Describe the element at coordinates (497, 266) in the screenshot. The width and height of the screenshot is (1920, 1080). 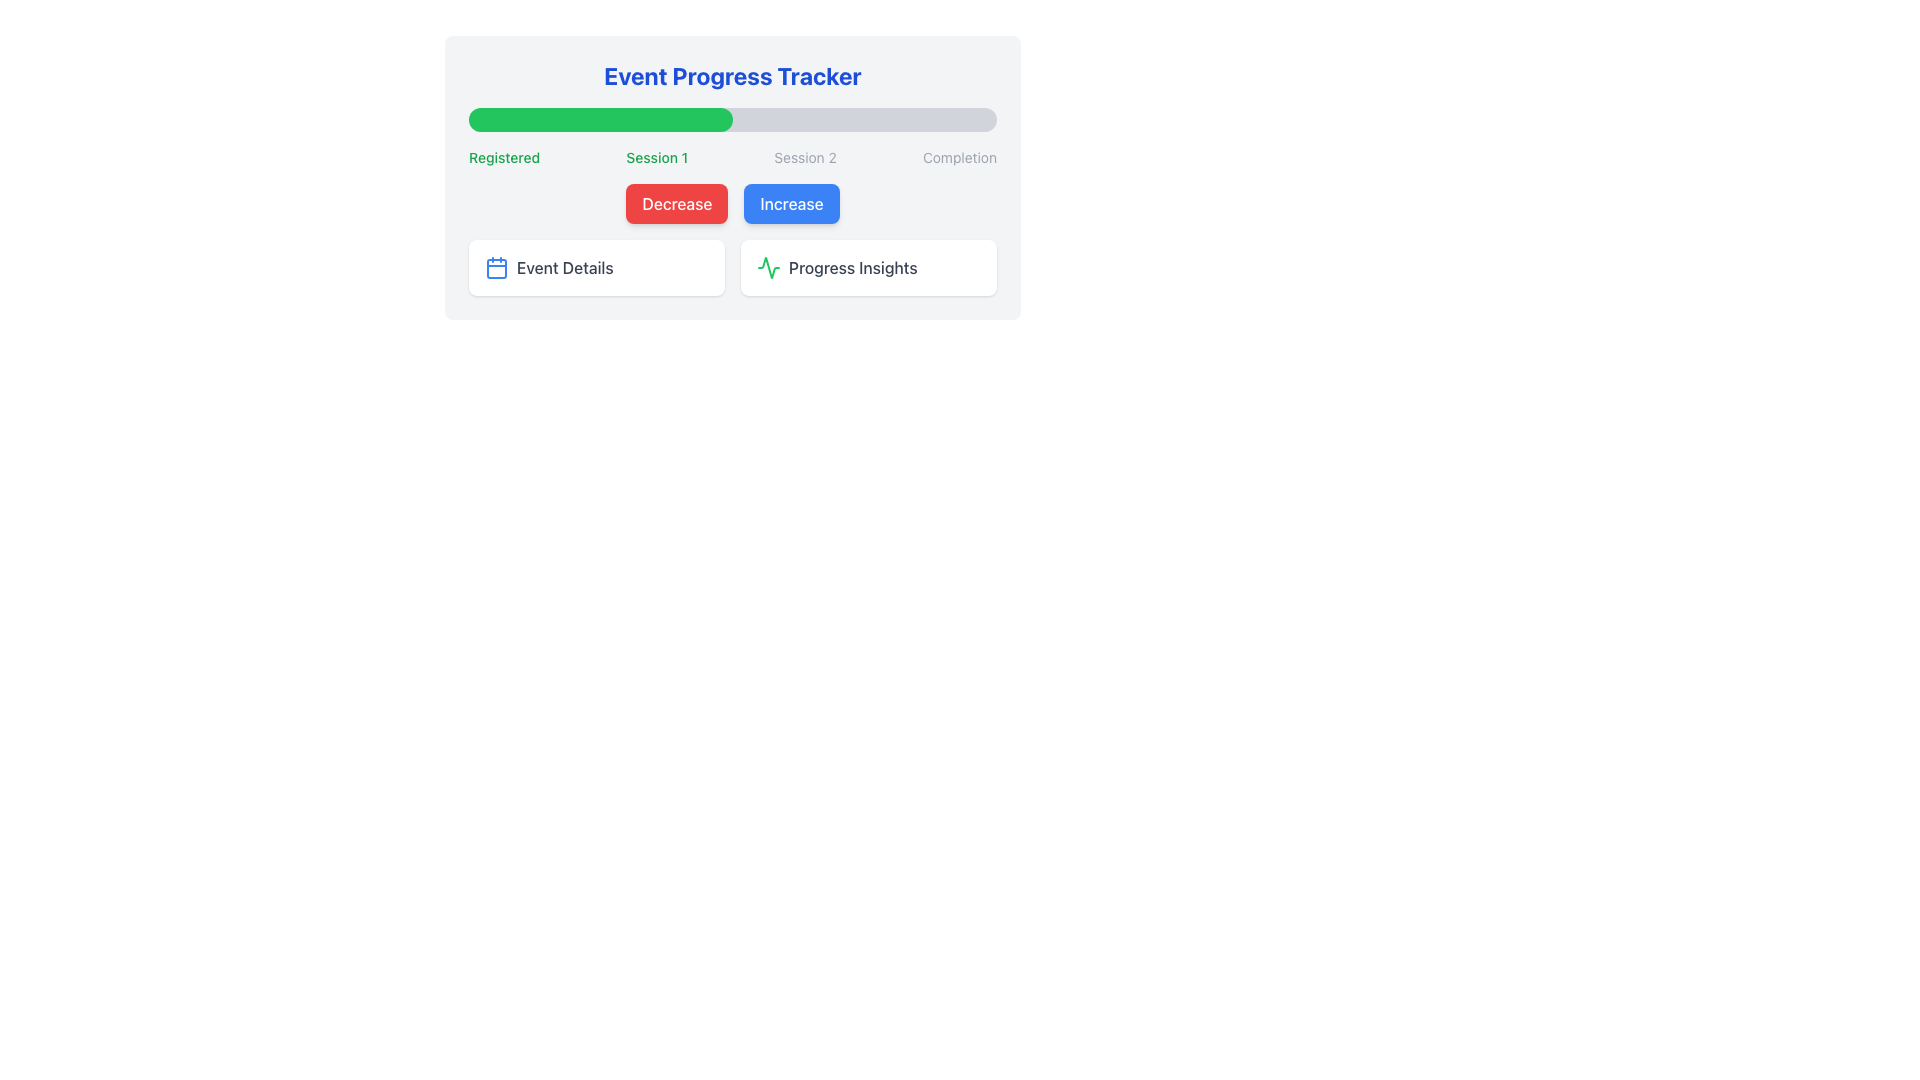
I see `the calendar icon within the 'Event Details' button located to the left of the 'Event Details' label` at that location.